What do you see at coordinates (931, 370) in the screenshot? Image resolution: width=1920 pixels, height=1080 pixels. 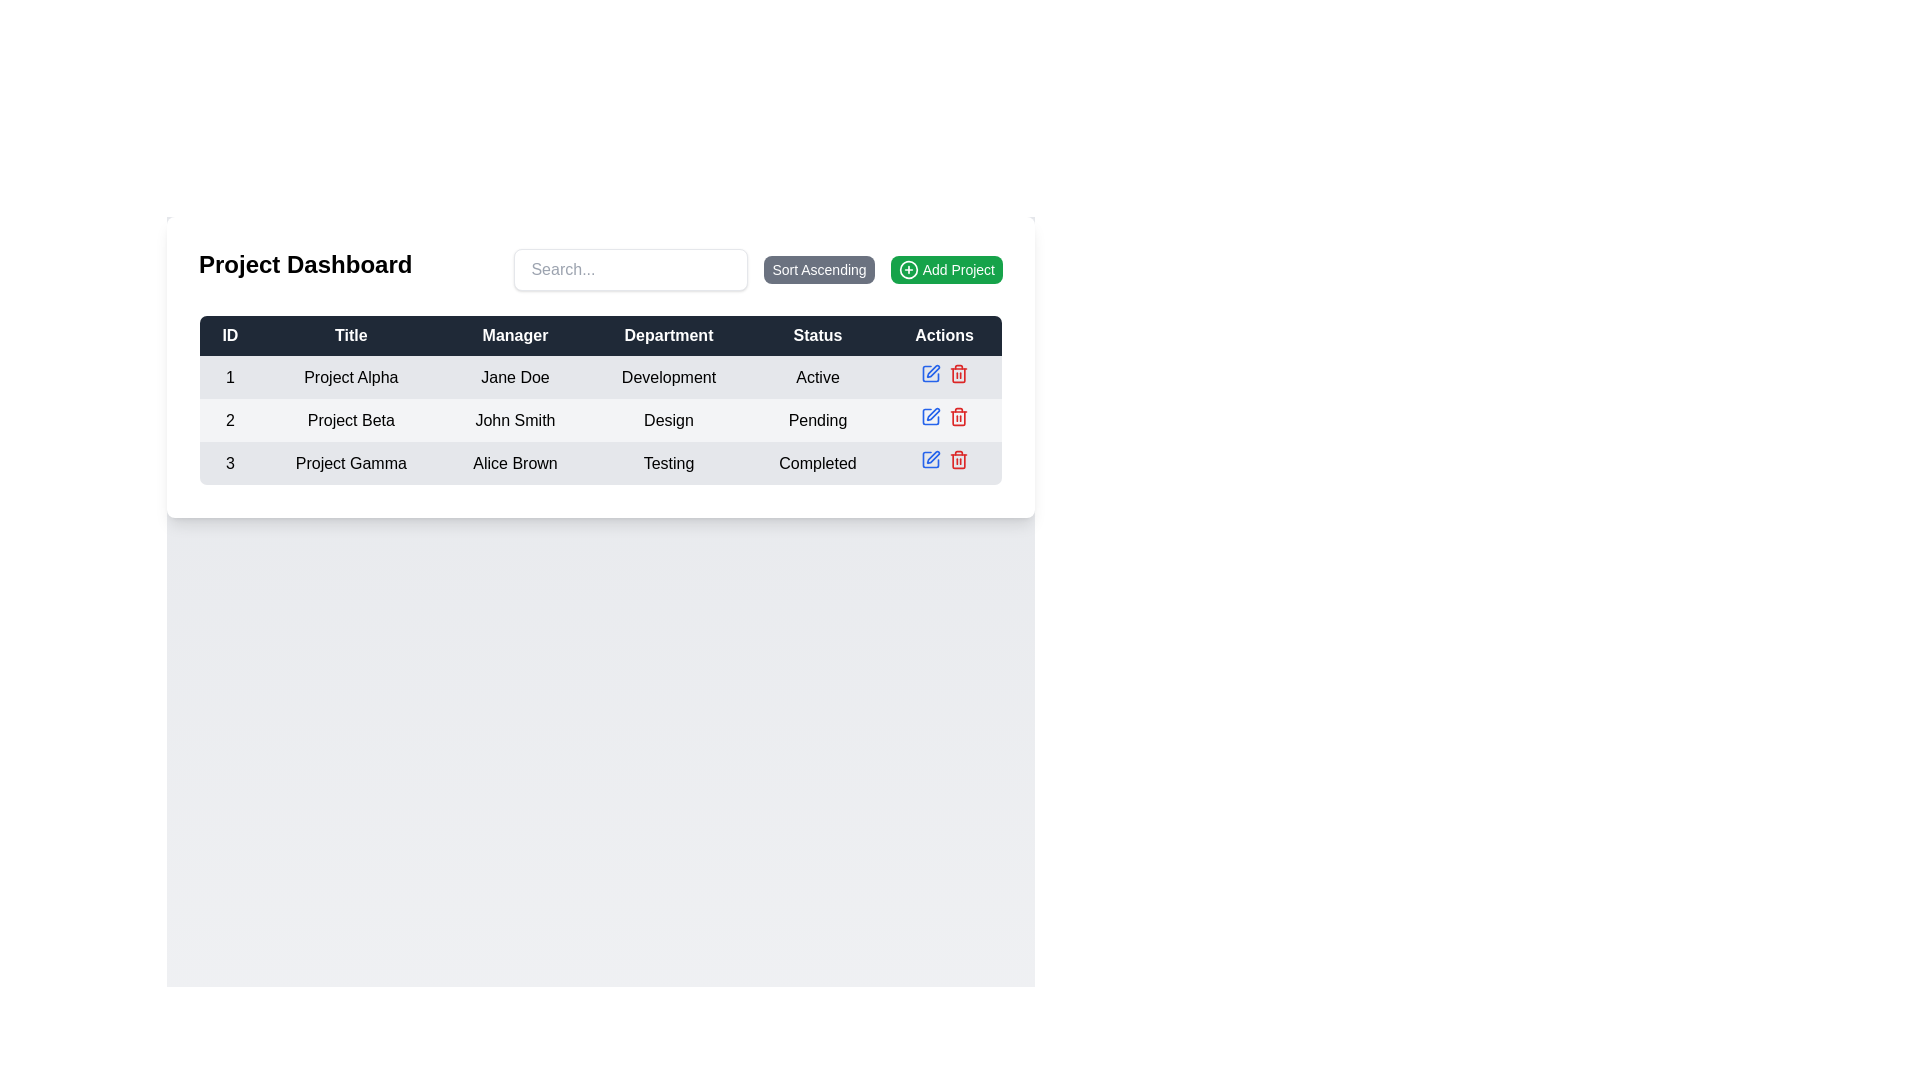 I see `the pencil icon in the 'Actions' column of the second row to initiate editing` at bounding box center [931, 370].